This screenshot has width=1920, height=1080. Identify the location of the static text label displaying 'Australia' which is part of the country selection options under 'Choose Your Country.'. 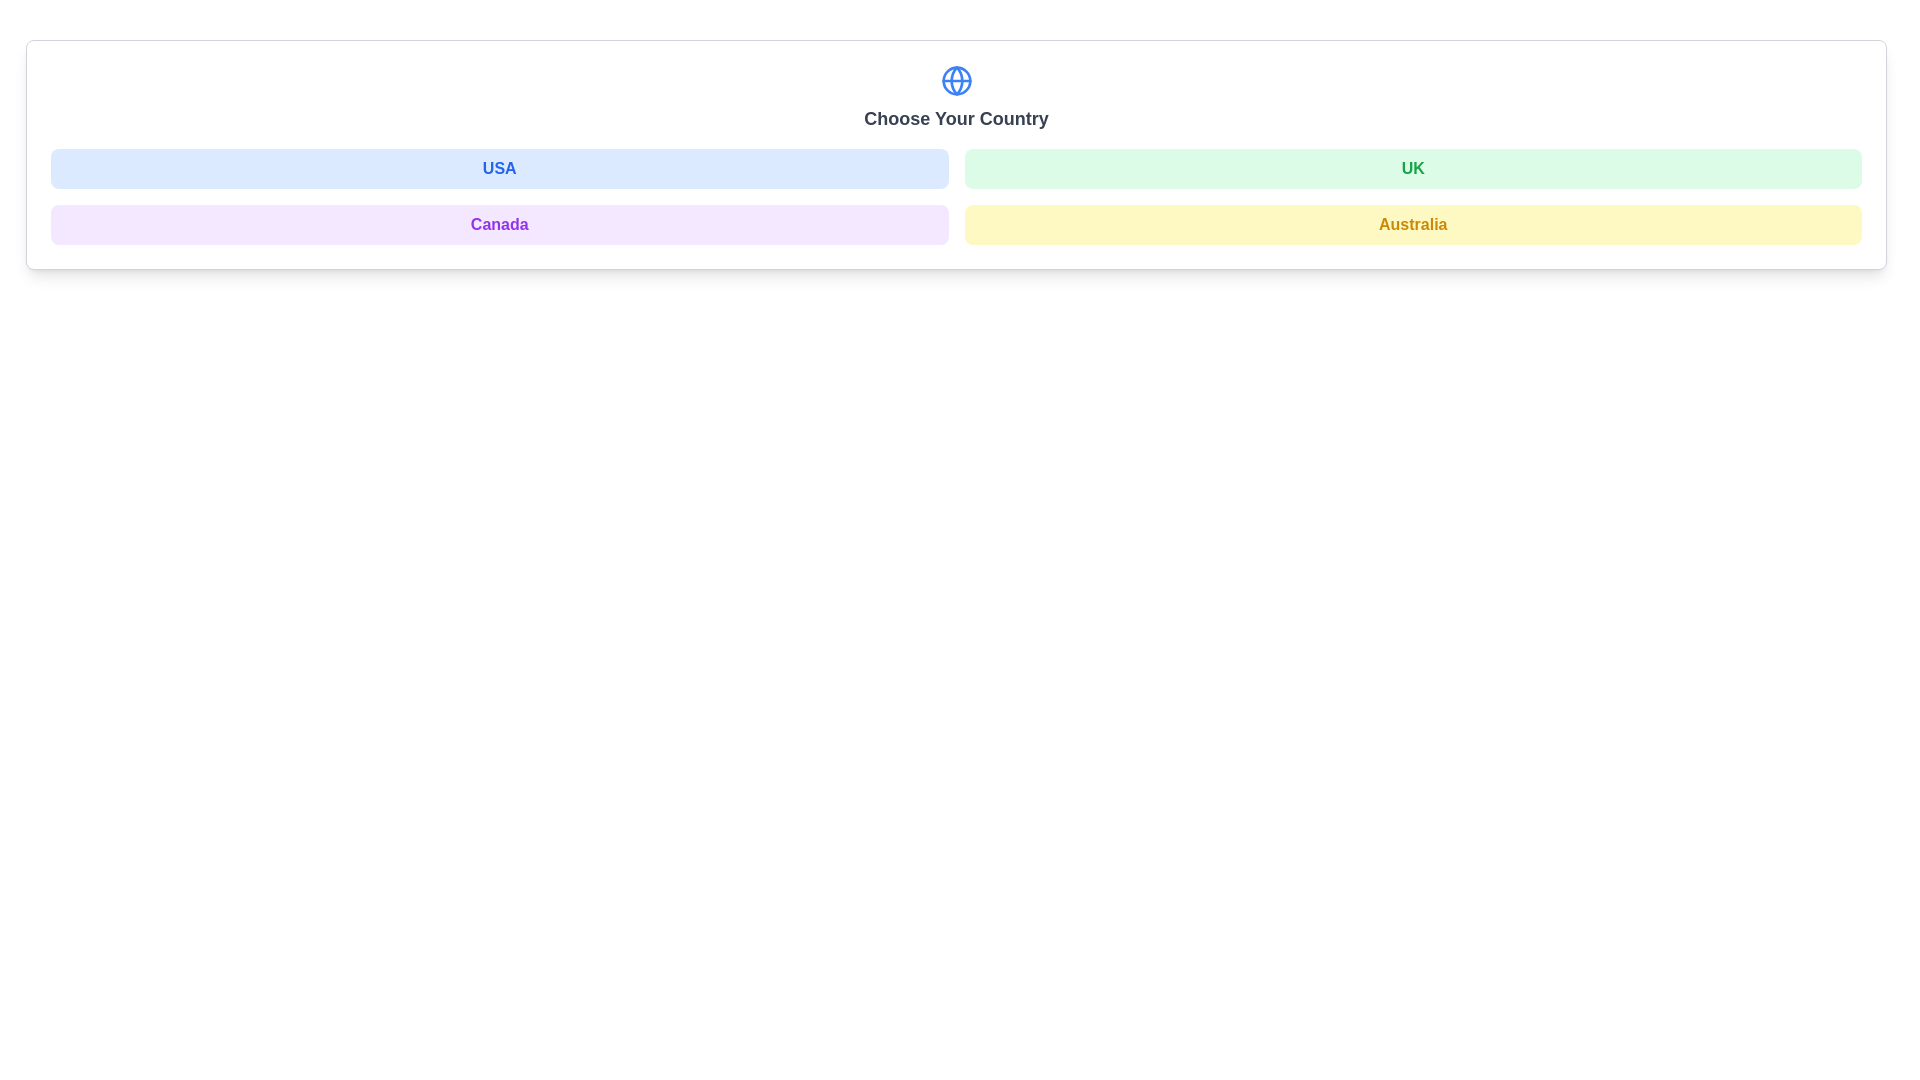
(1412, 224).